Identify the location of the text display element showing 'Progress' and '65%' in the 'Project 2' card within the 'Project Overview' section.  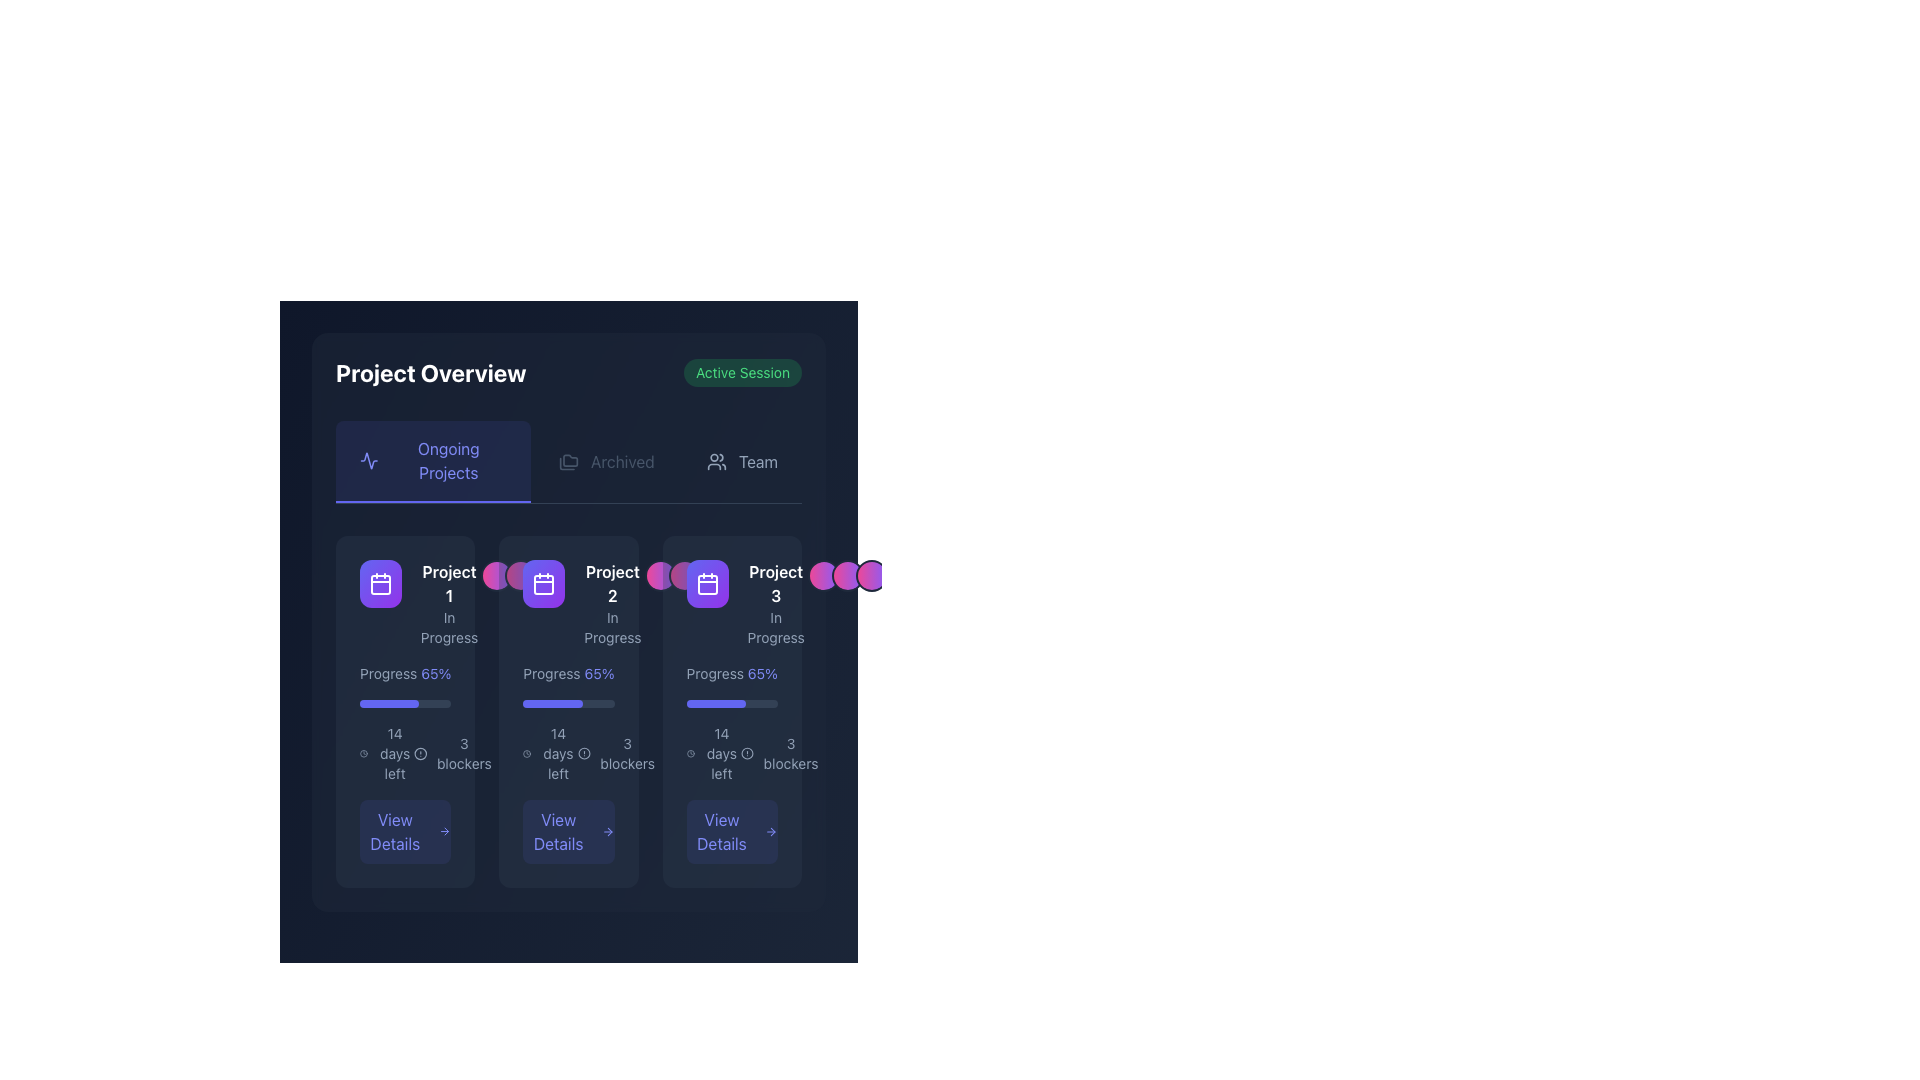
(567, 674).